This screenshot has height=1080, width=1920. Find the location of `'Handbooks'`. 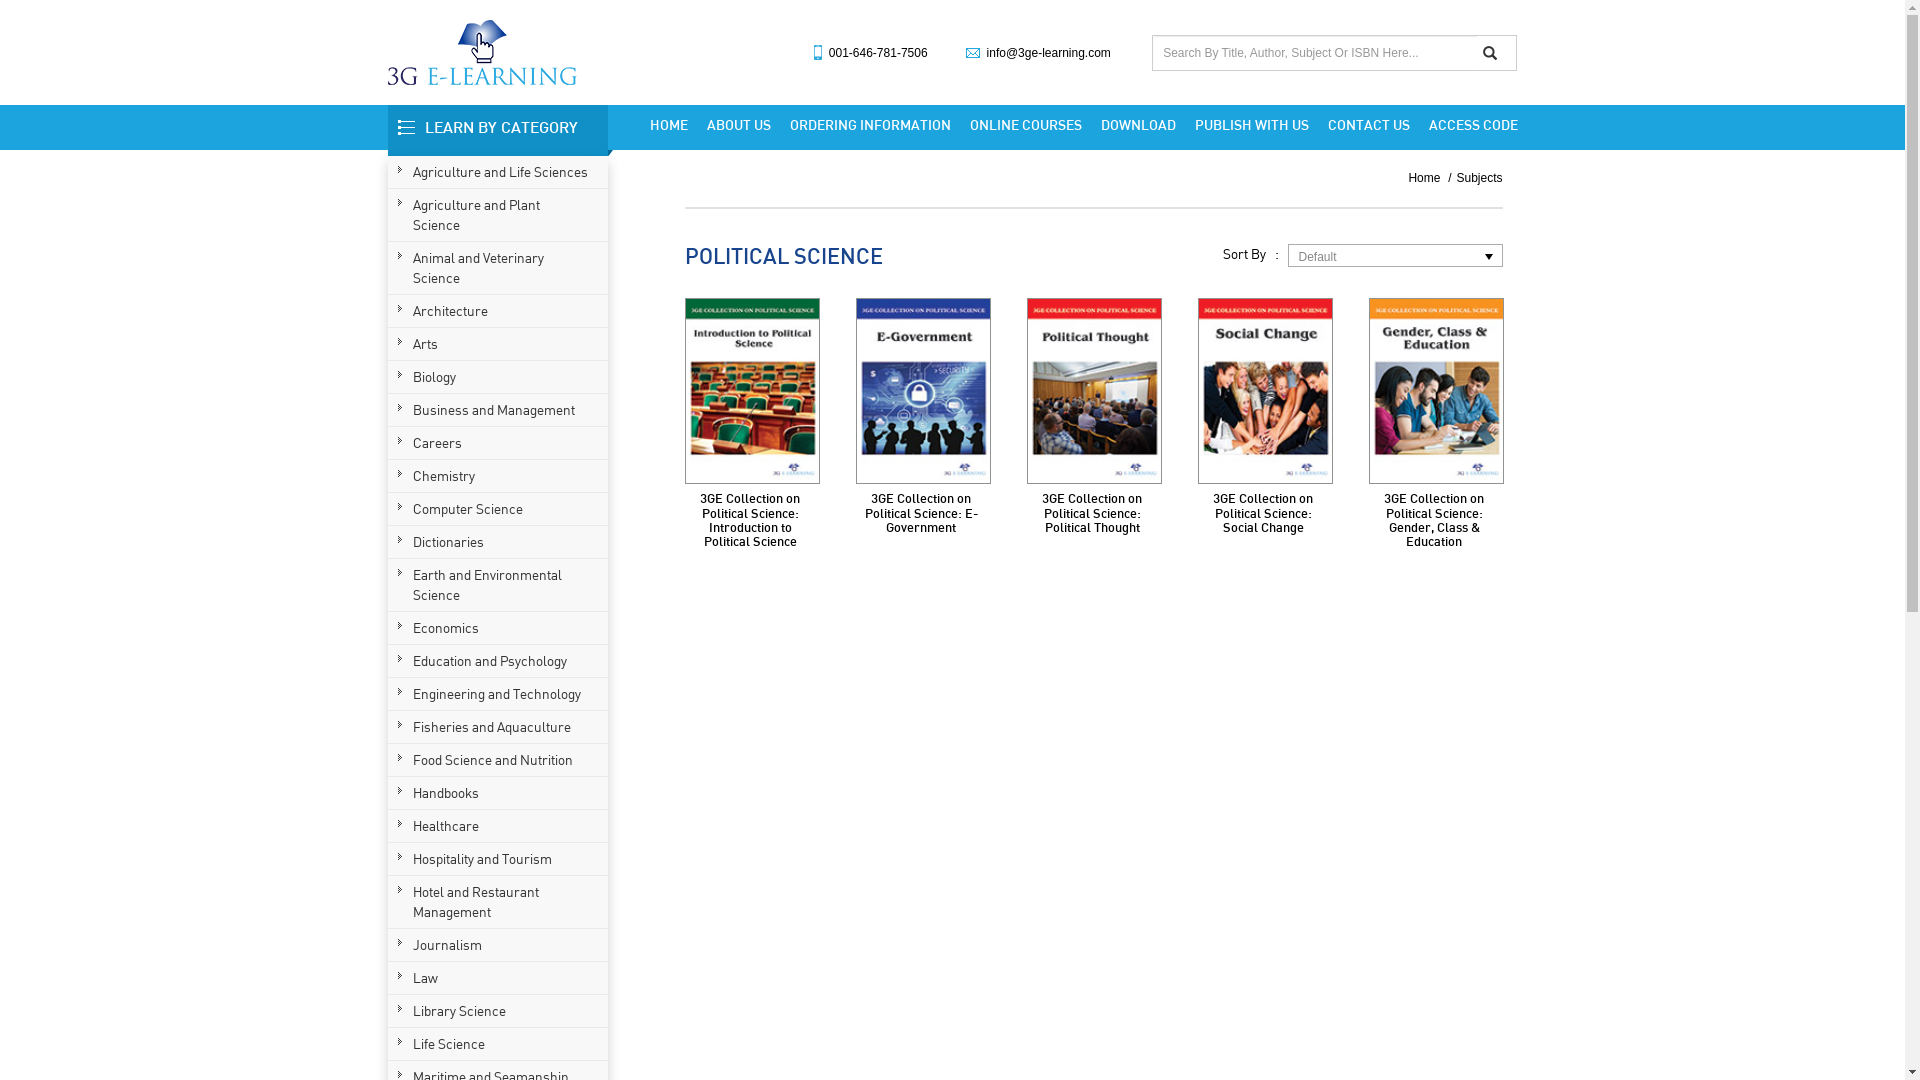

'Handbooks' is located at coordinates (499, 792).